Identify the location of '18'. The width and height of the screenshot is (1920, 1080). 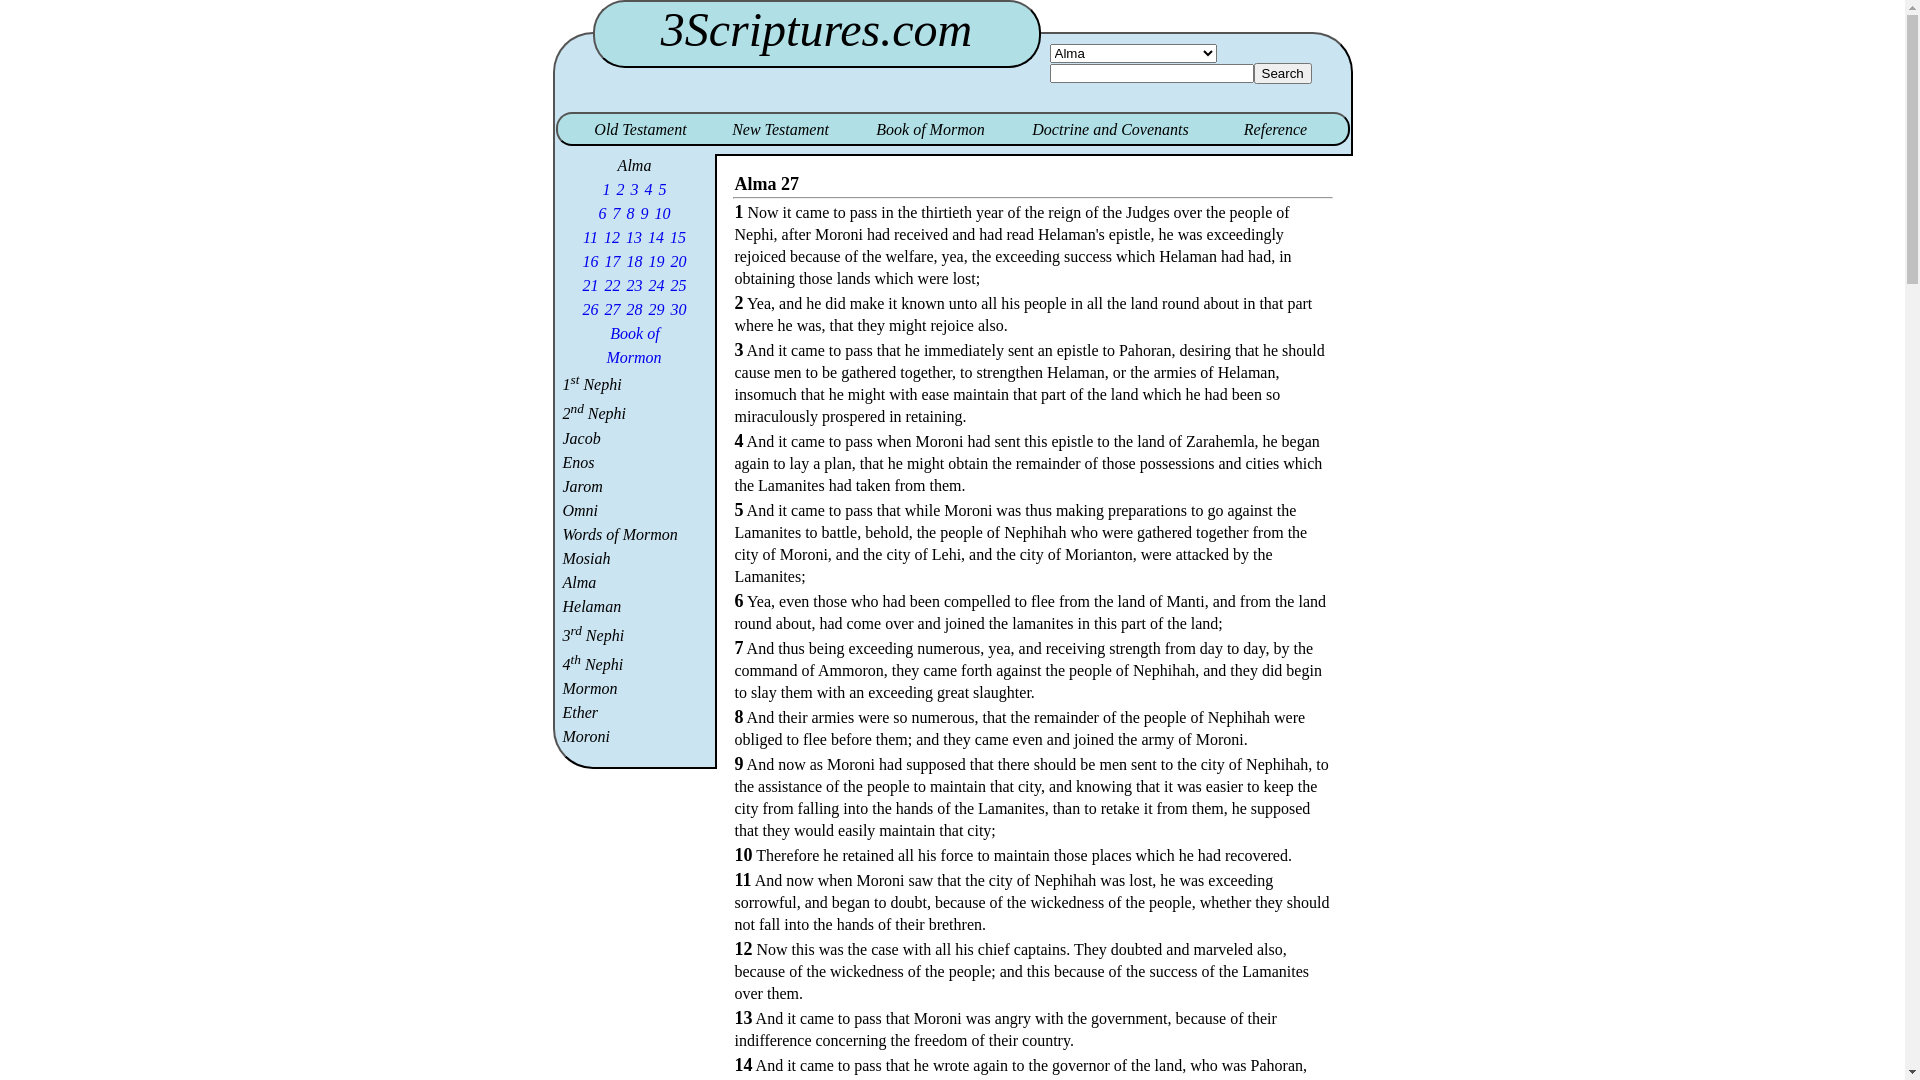
(633, 260).